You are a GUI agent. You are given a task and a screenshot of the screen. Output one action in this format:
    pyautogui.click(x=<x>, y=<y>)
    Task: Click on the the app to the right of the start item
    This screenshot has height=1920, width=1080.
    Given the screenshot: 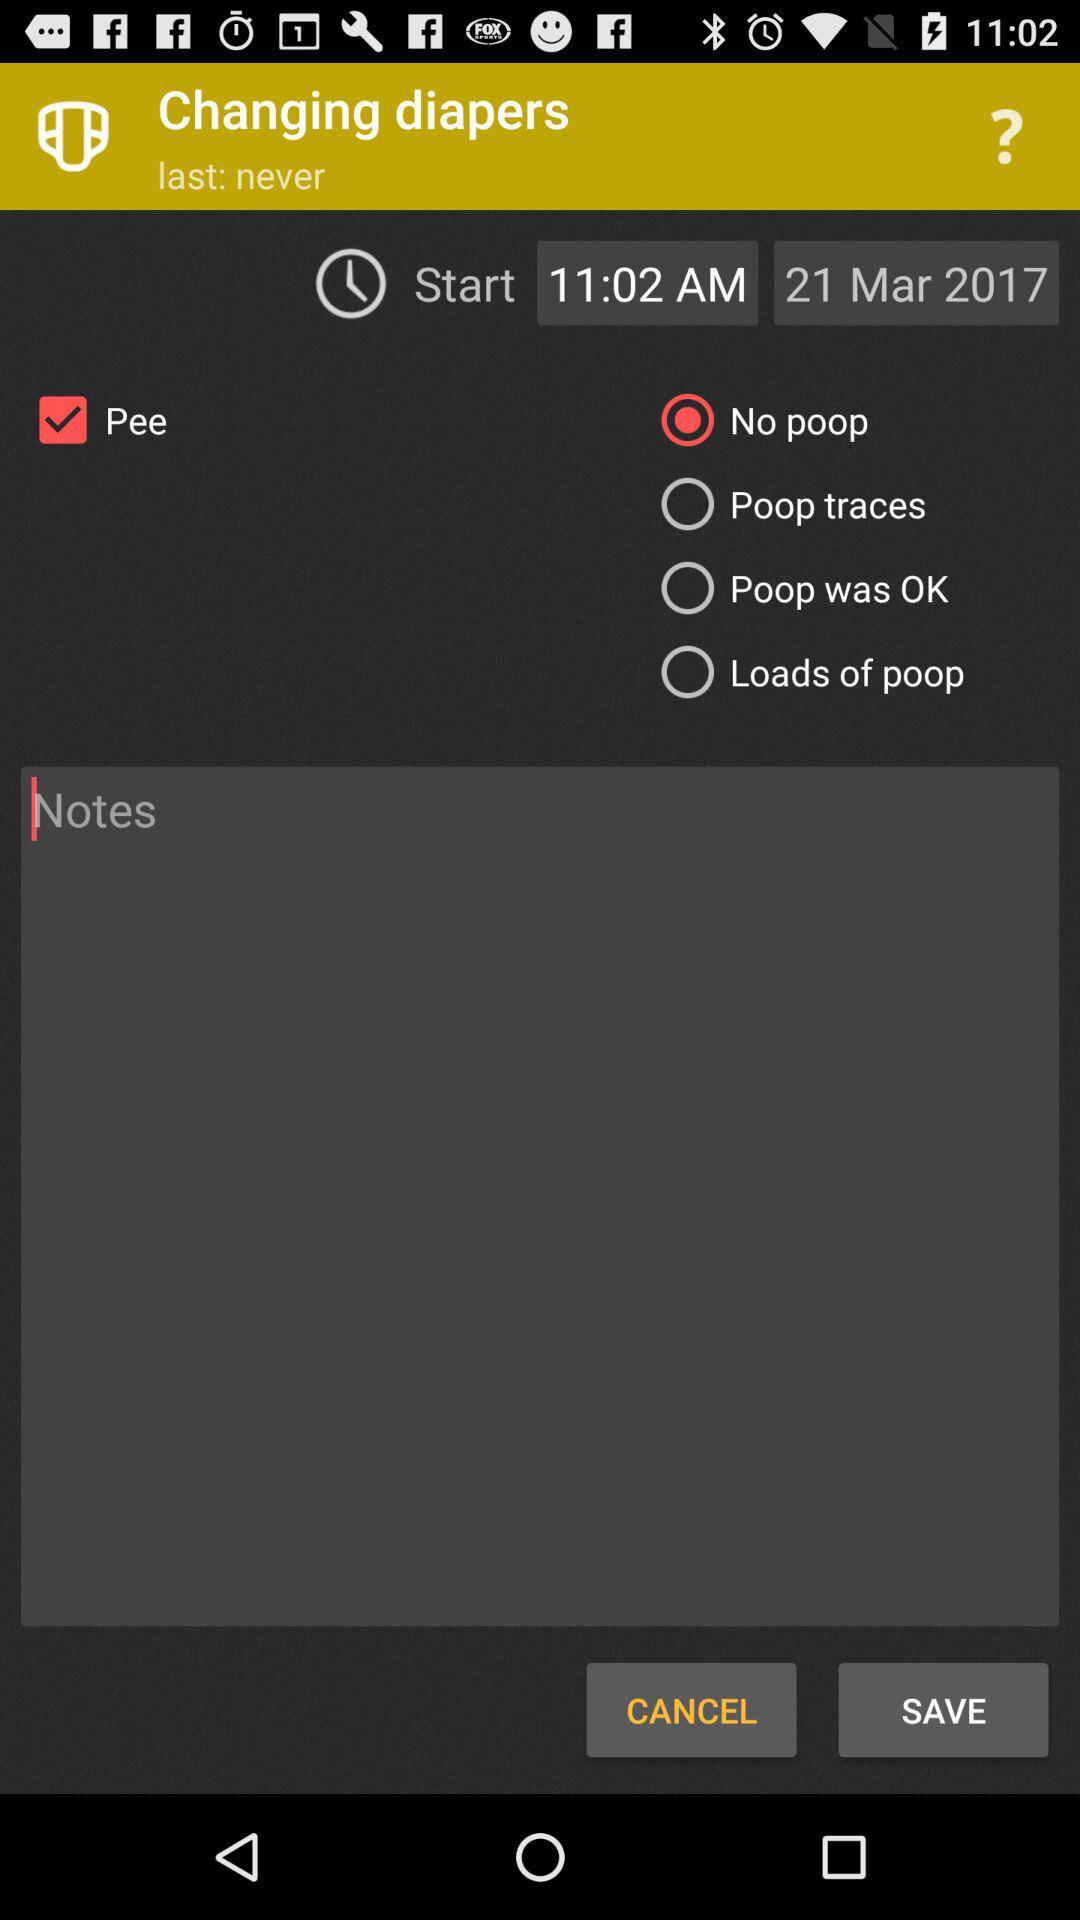 What is the action you would take?
    pyautogui.click(x=647, y=282)
    